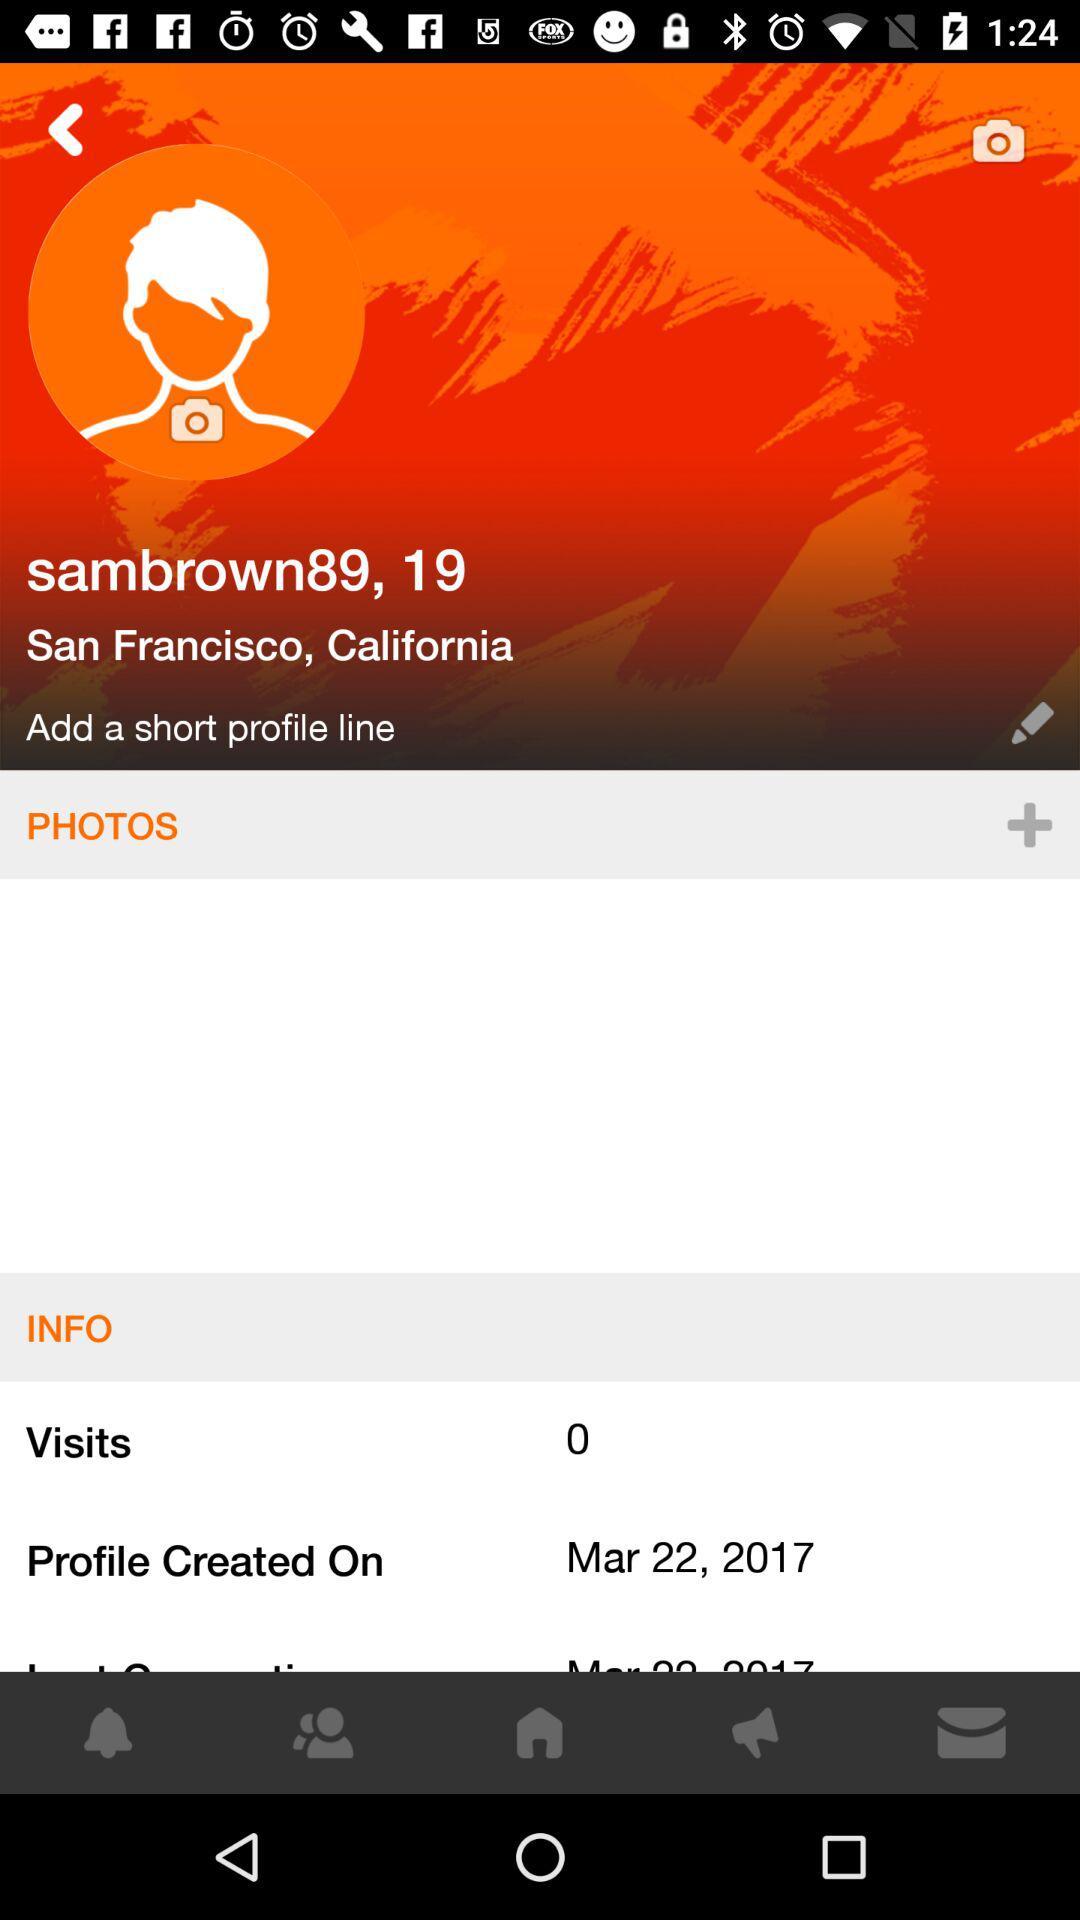 This screenshot has height=1920, width=1080. What do you see at coordinates (1032, 722) in the screenshot?
I see `the edit icon` at bounding box center [1032, 722].